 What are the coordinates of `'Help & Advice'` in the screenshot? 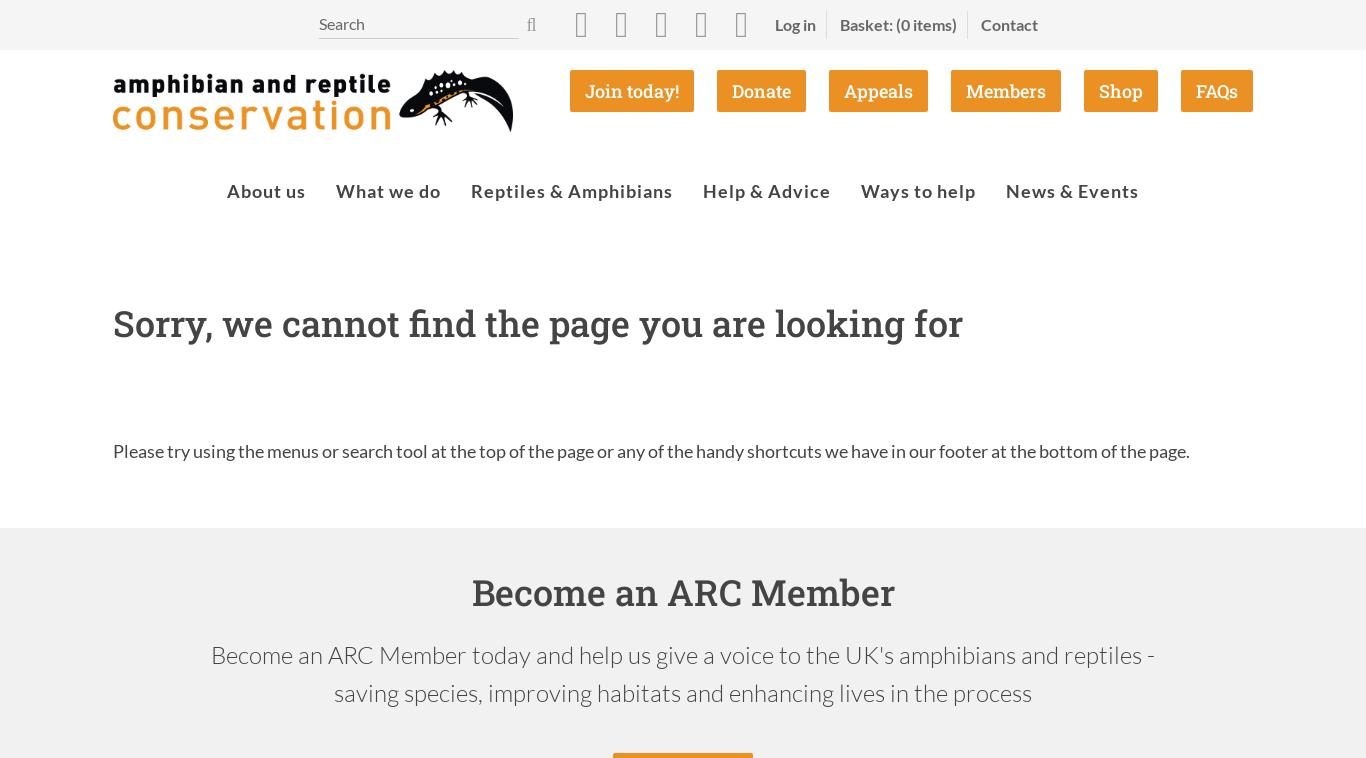 It's located at (767, 191).